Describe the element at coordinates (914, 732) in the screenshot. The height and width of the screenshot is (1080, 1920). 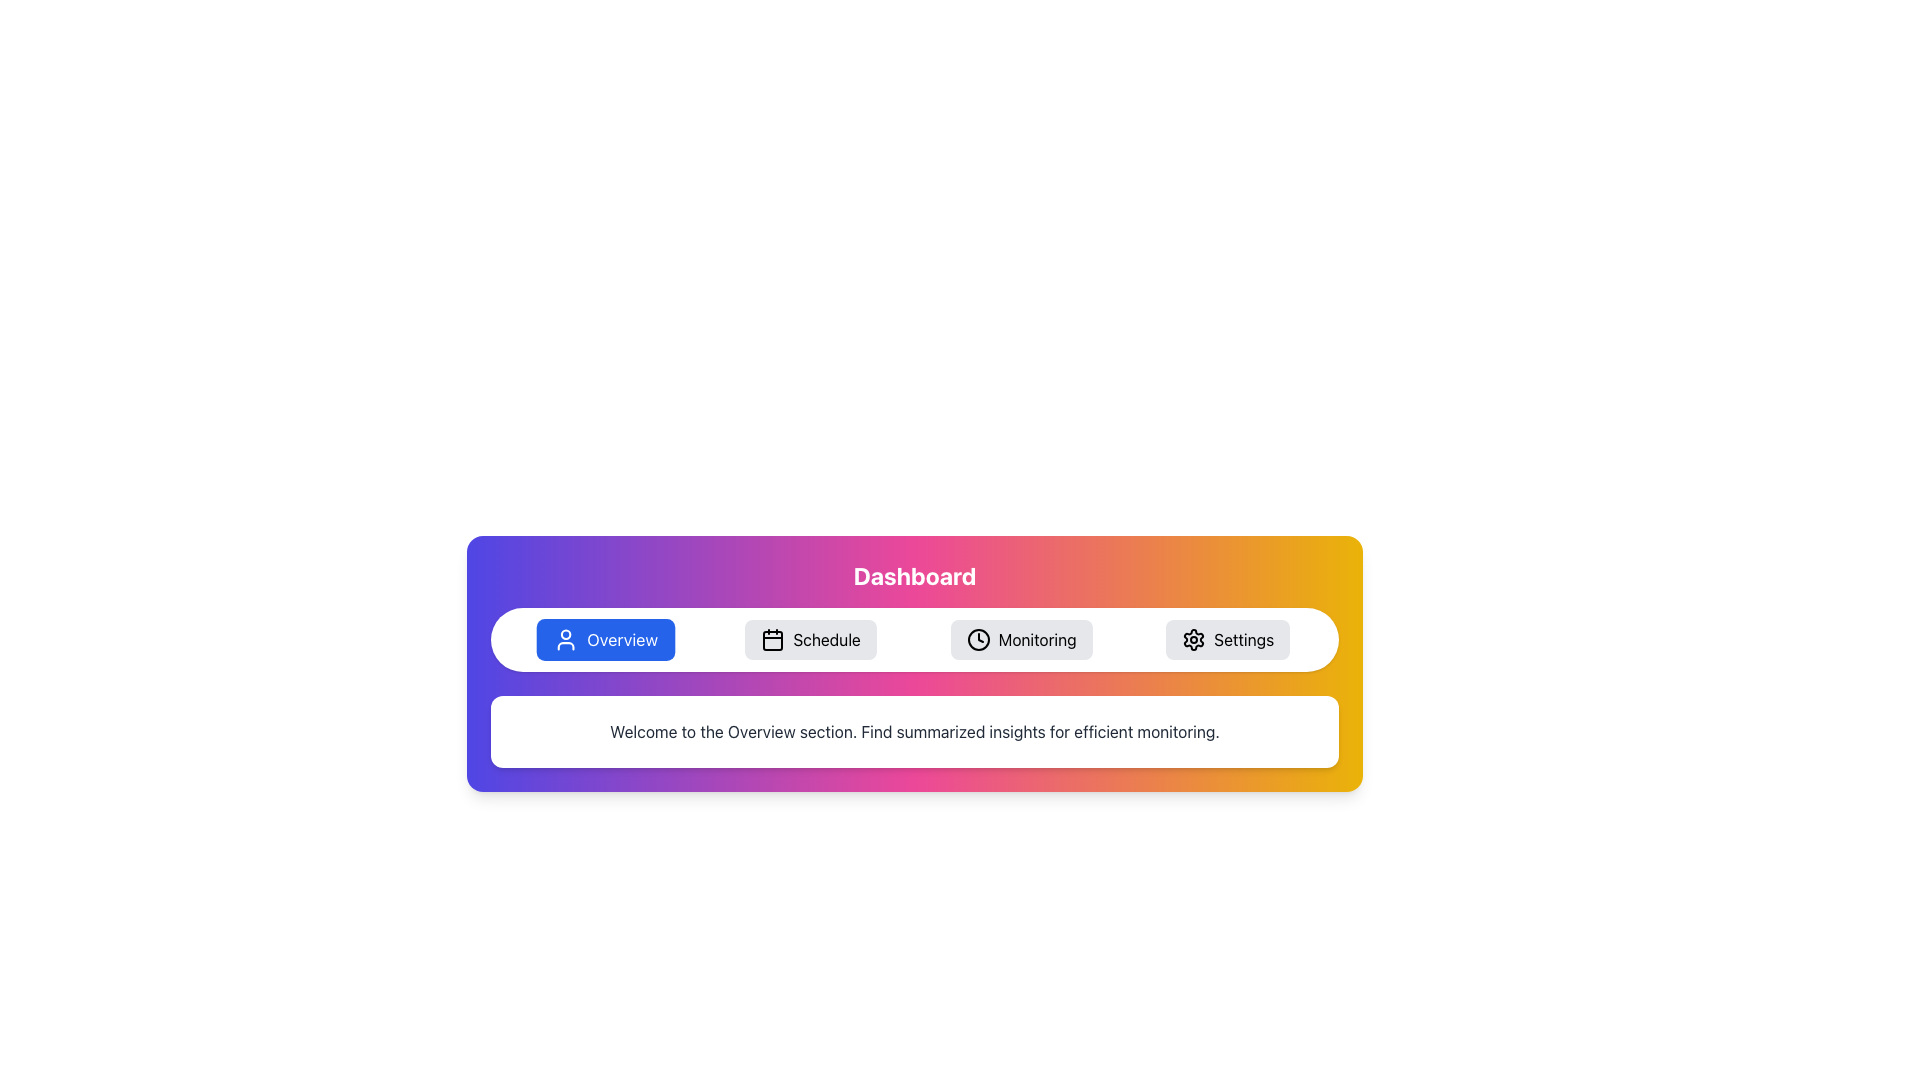
I see `the text box that reads 'Welcome to the Overview section. Find summarized insights for efficient monitoring.'` at that location.